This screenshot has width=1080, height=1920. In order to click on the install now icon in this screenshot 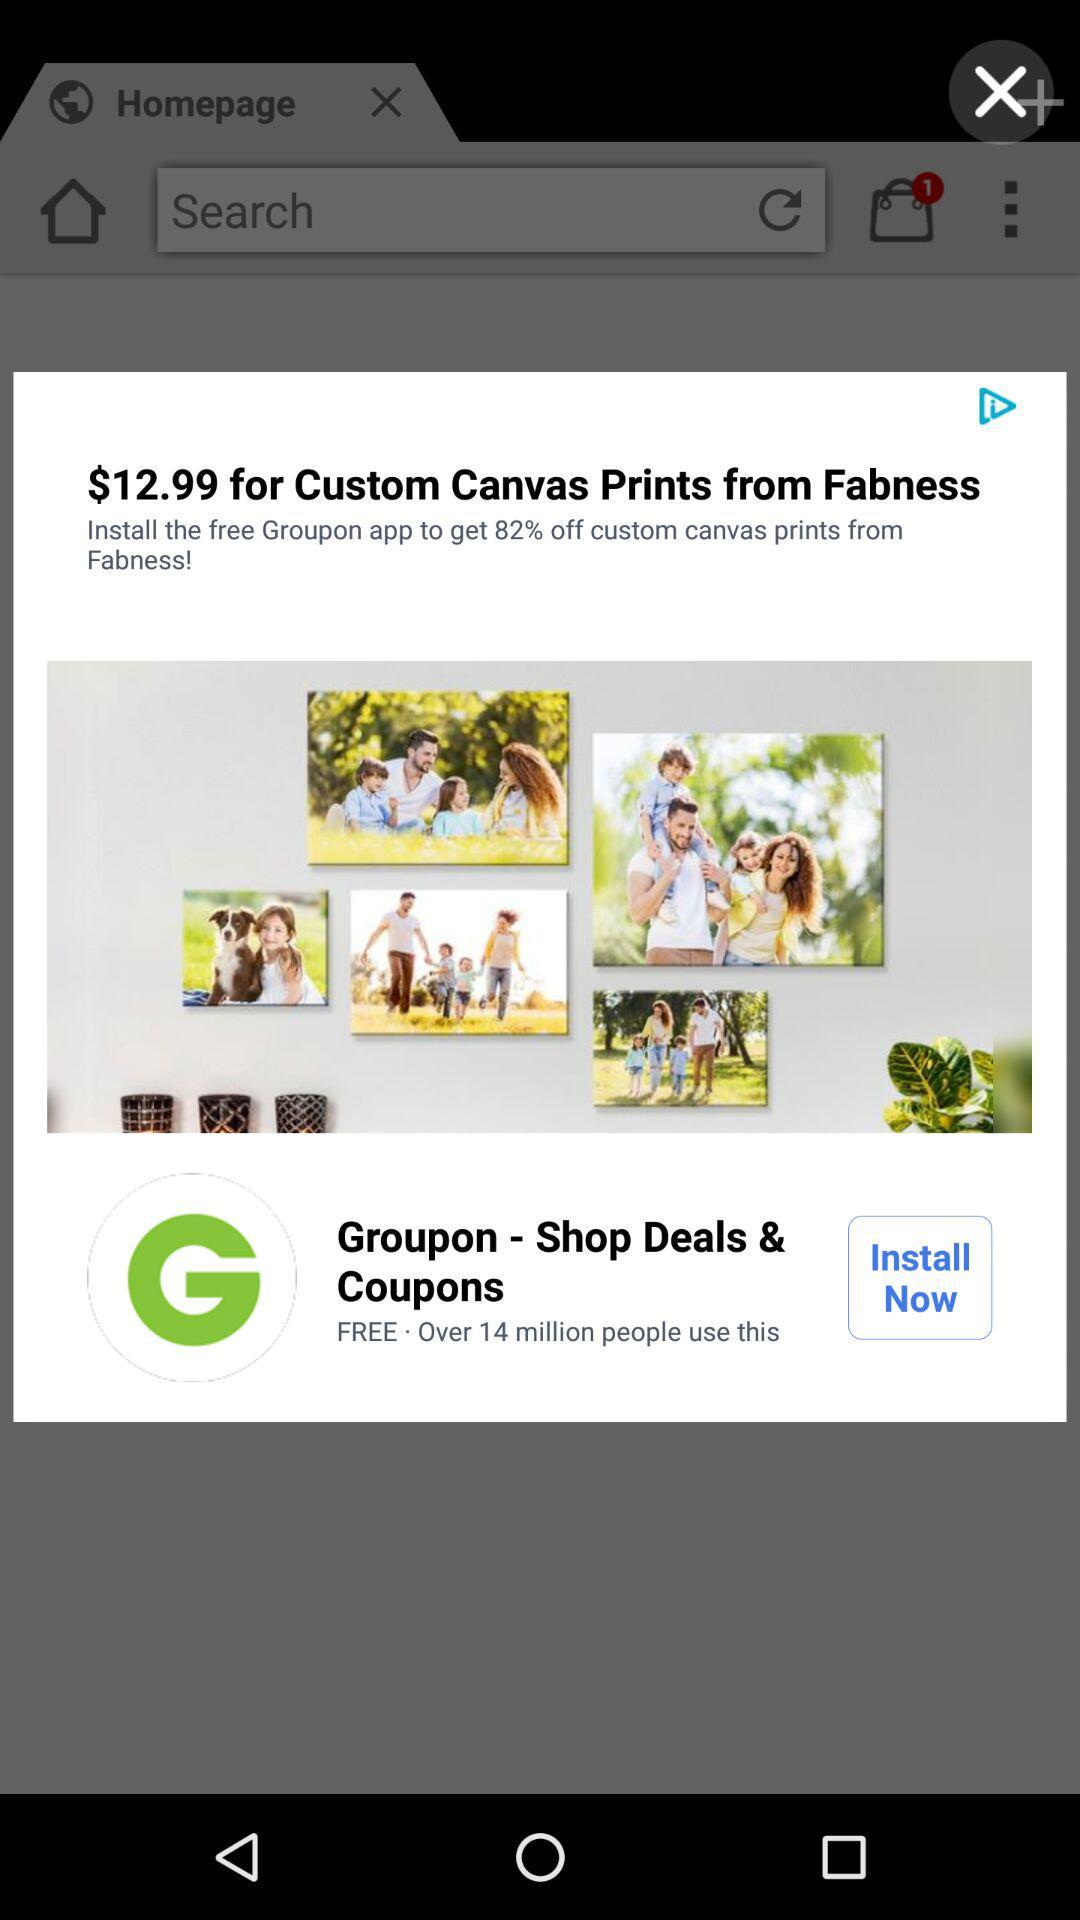, I will do `click(920, 1276)`.